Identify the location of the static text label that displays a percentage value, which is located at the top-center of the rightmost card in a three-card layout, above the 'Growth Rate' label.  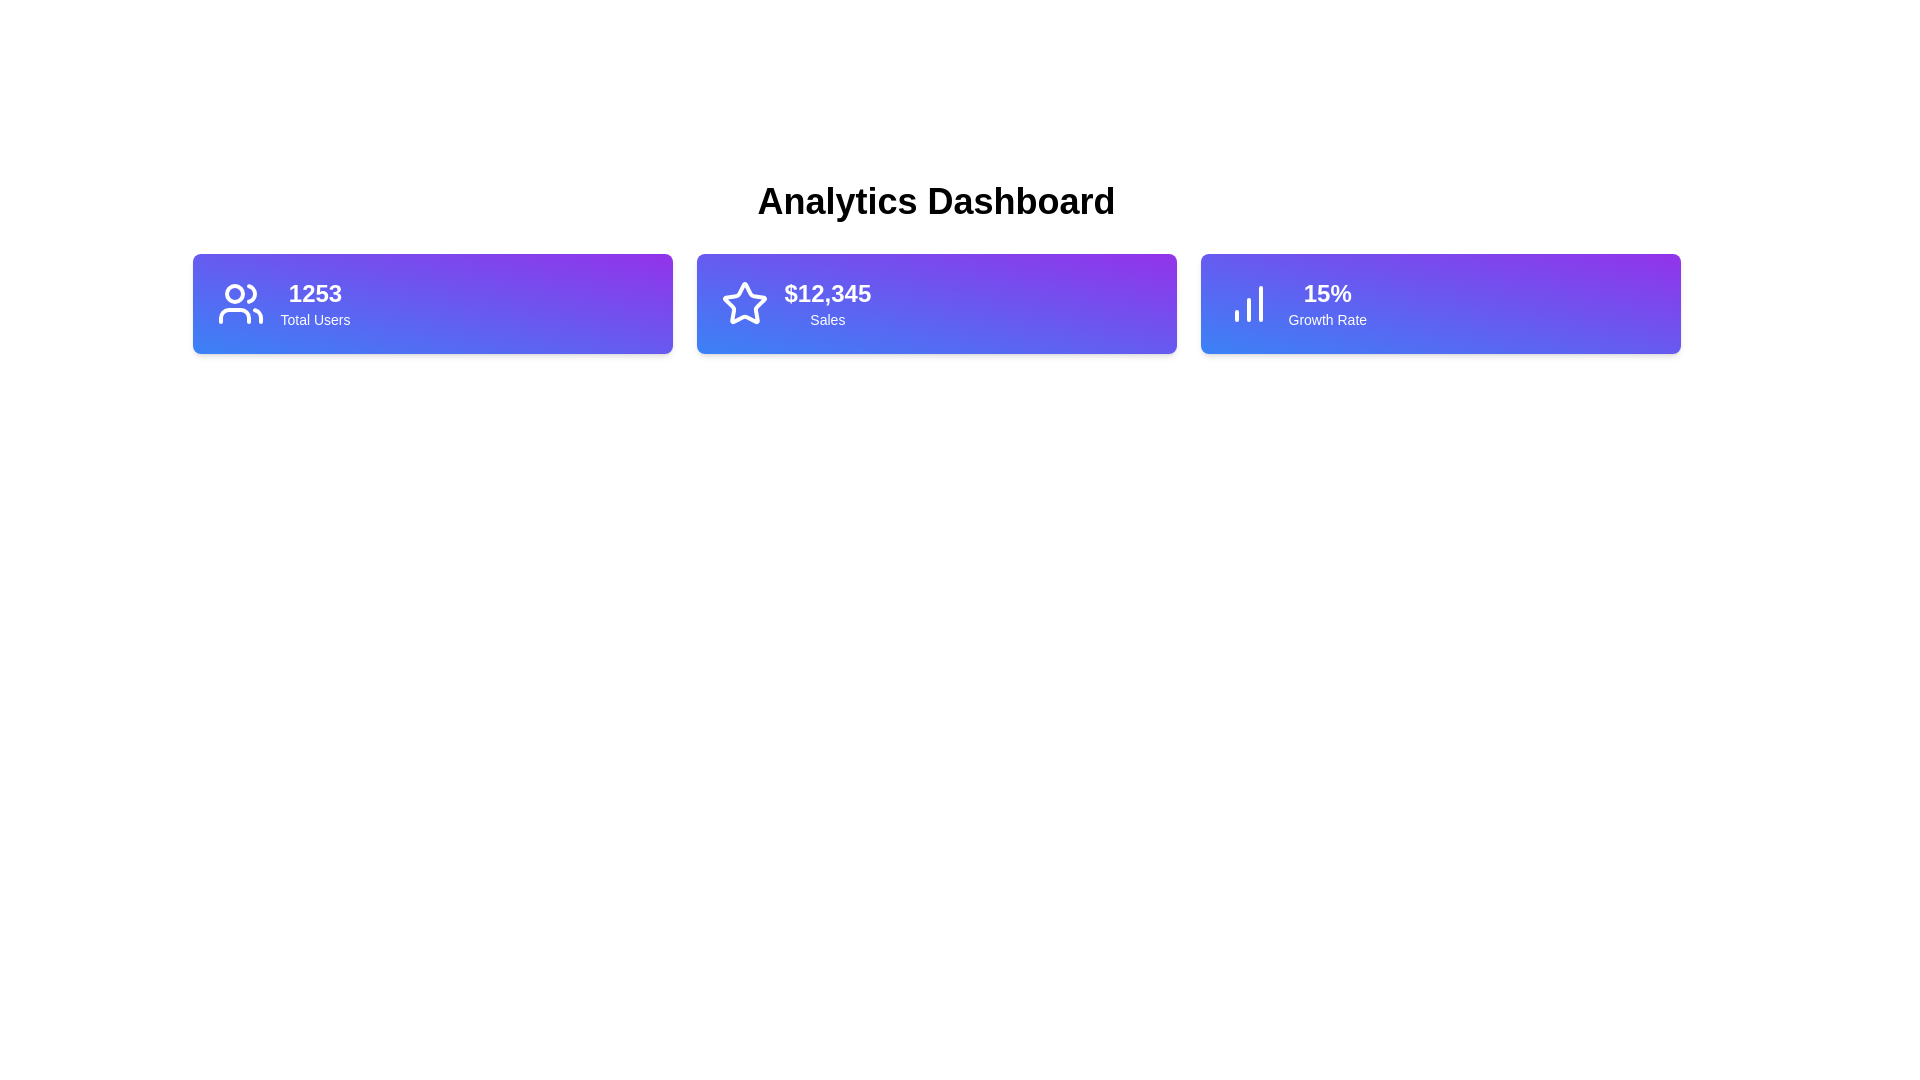
(1327, 293).